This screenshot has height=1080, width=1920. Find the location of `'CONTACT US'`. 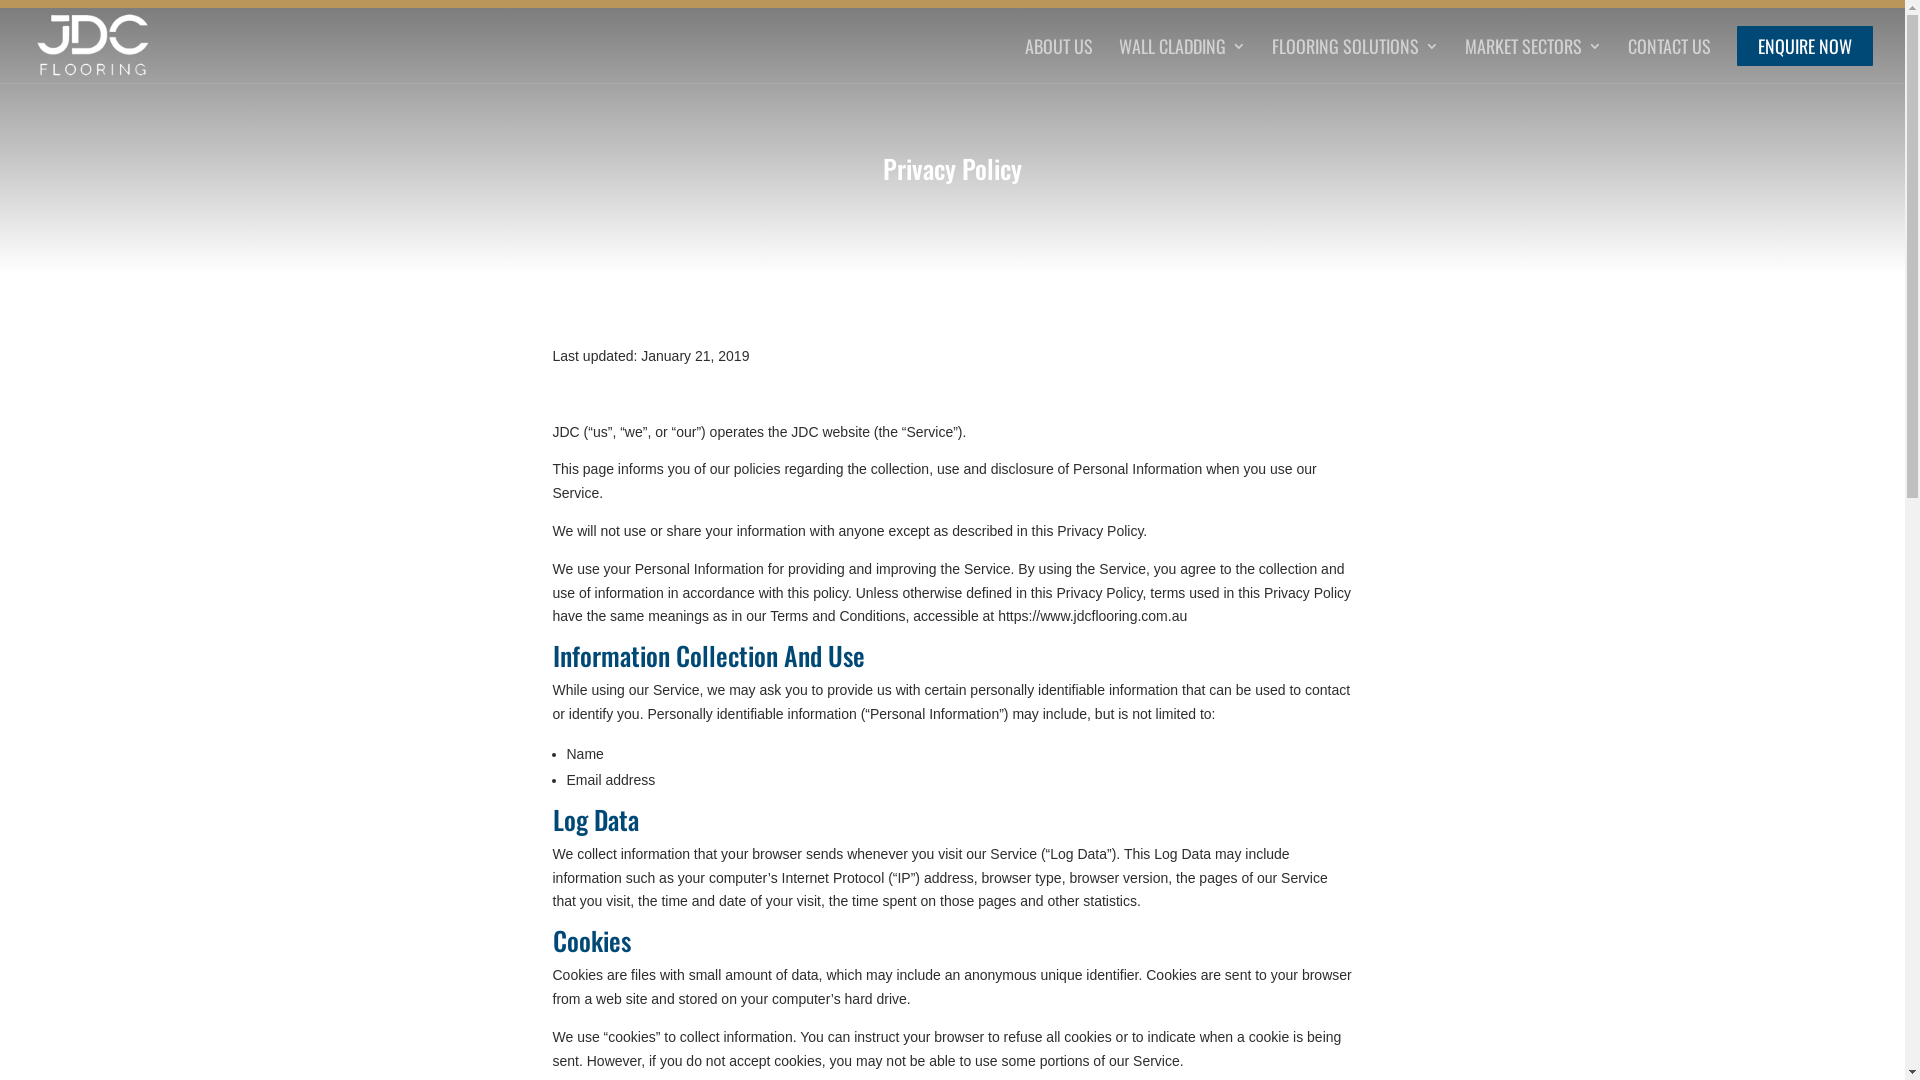

'CONTACT US' is located at coordinates (1669, 60).